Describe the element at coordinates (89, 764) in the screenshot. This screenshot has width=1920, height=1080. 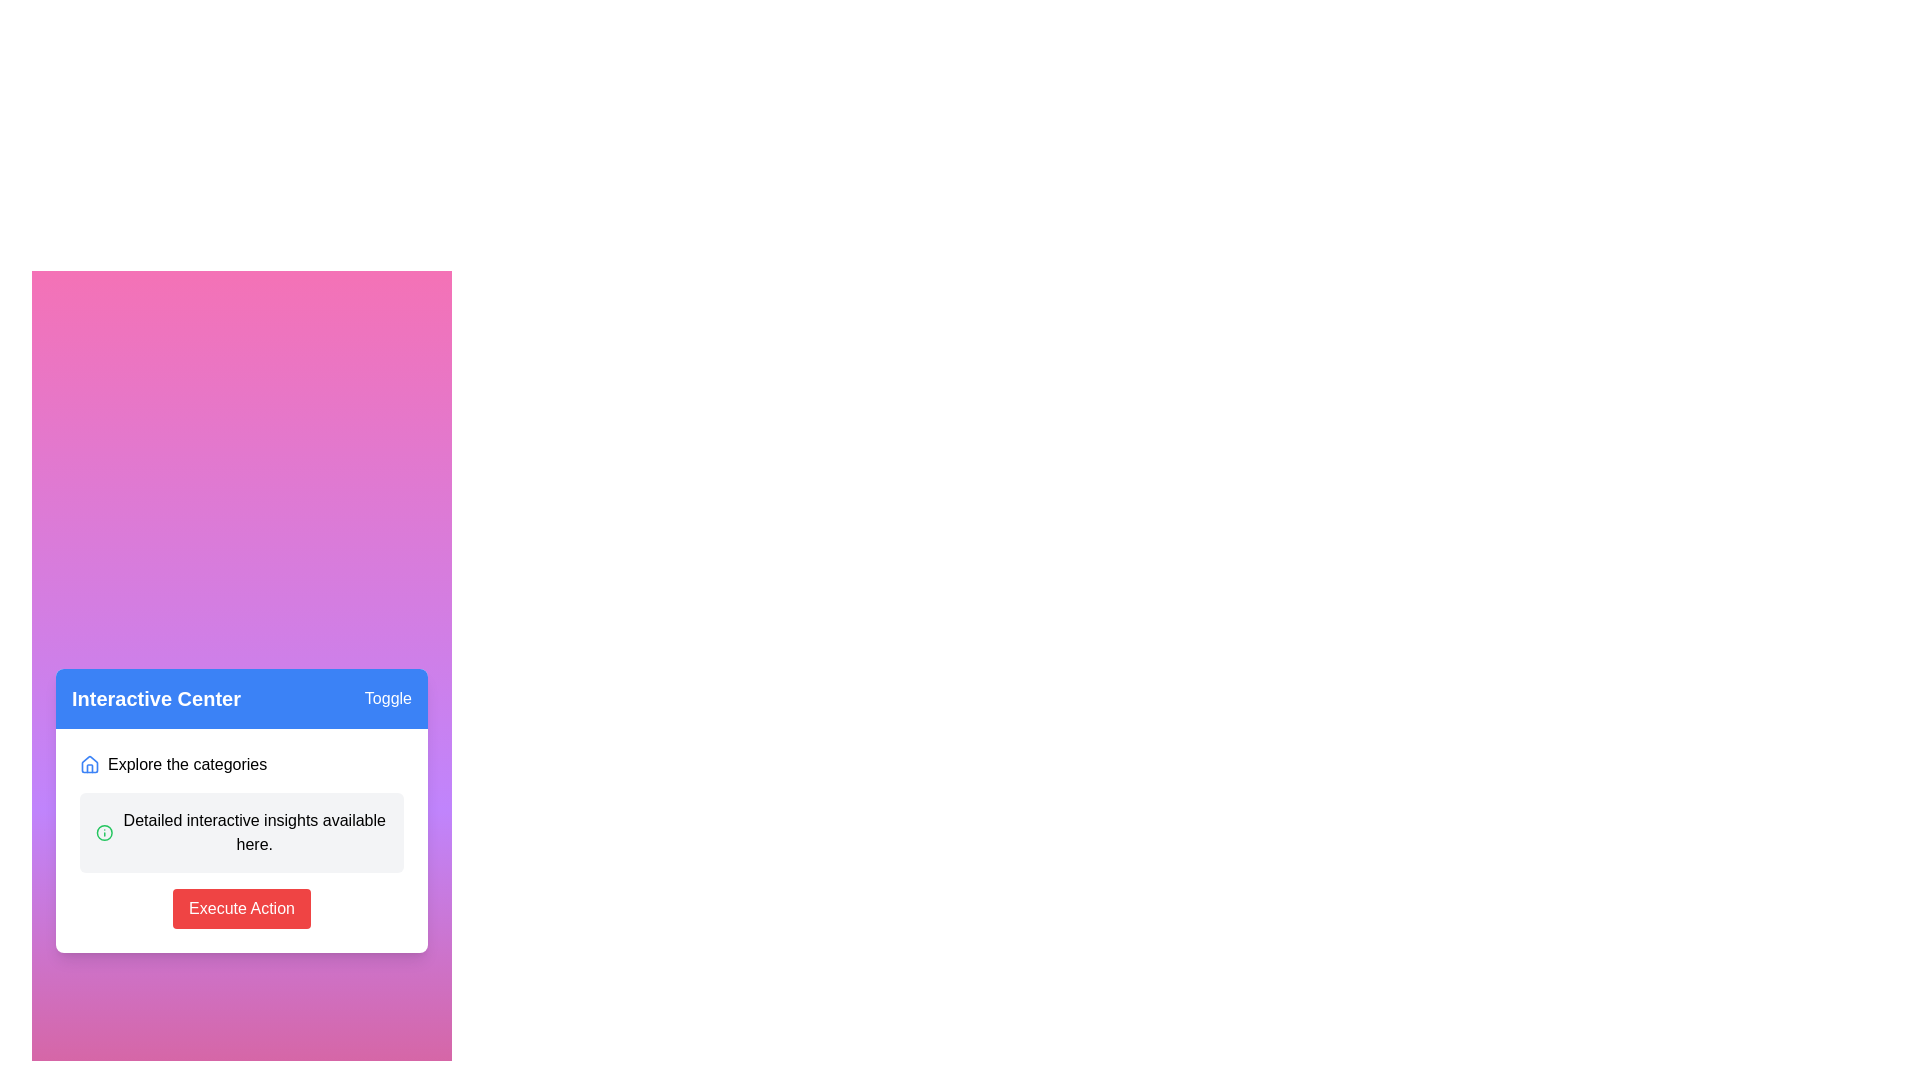
I see `the house-shaped icon rendered in blue, which signifies 'home' or starting points, located at the beginning of the horizontal layout within the panel` at that location.